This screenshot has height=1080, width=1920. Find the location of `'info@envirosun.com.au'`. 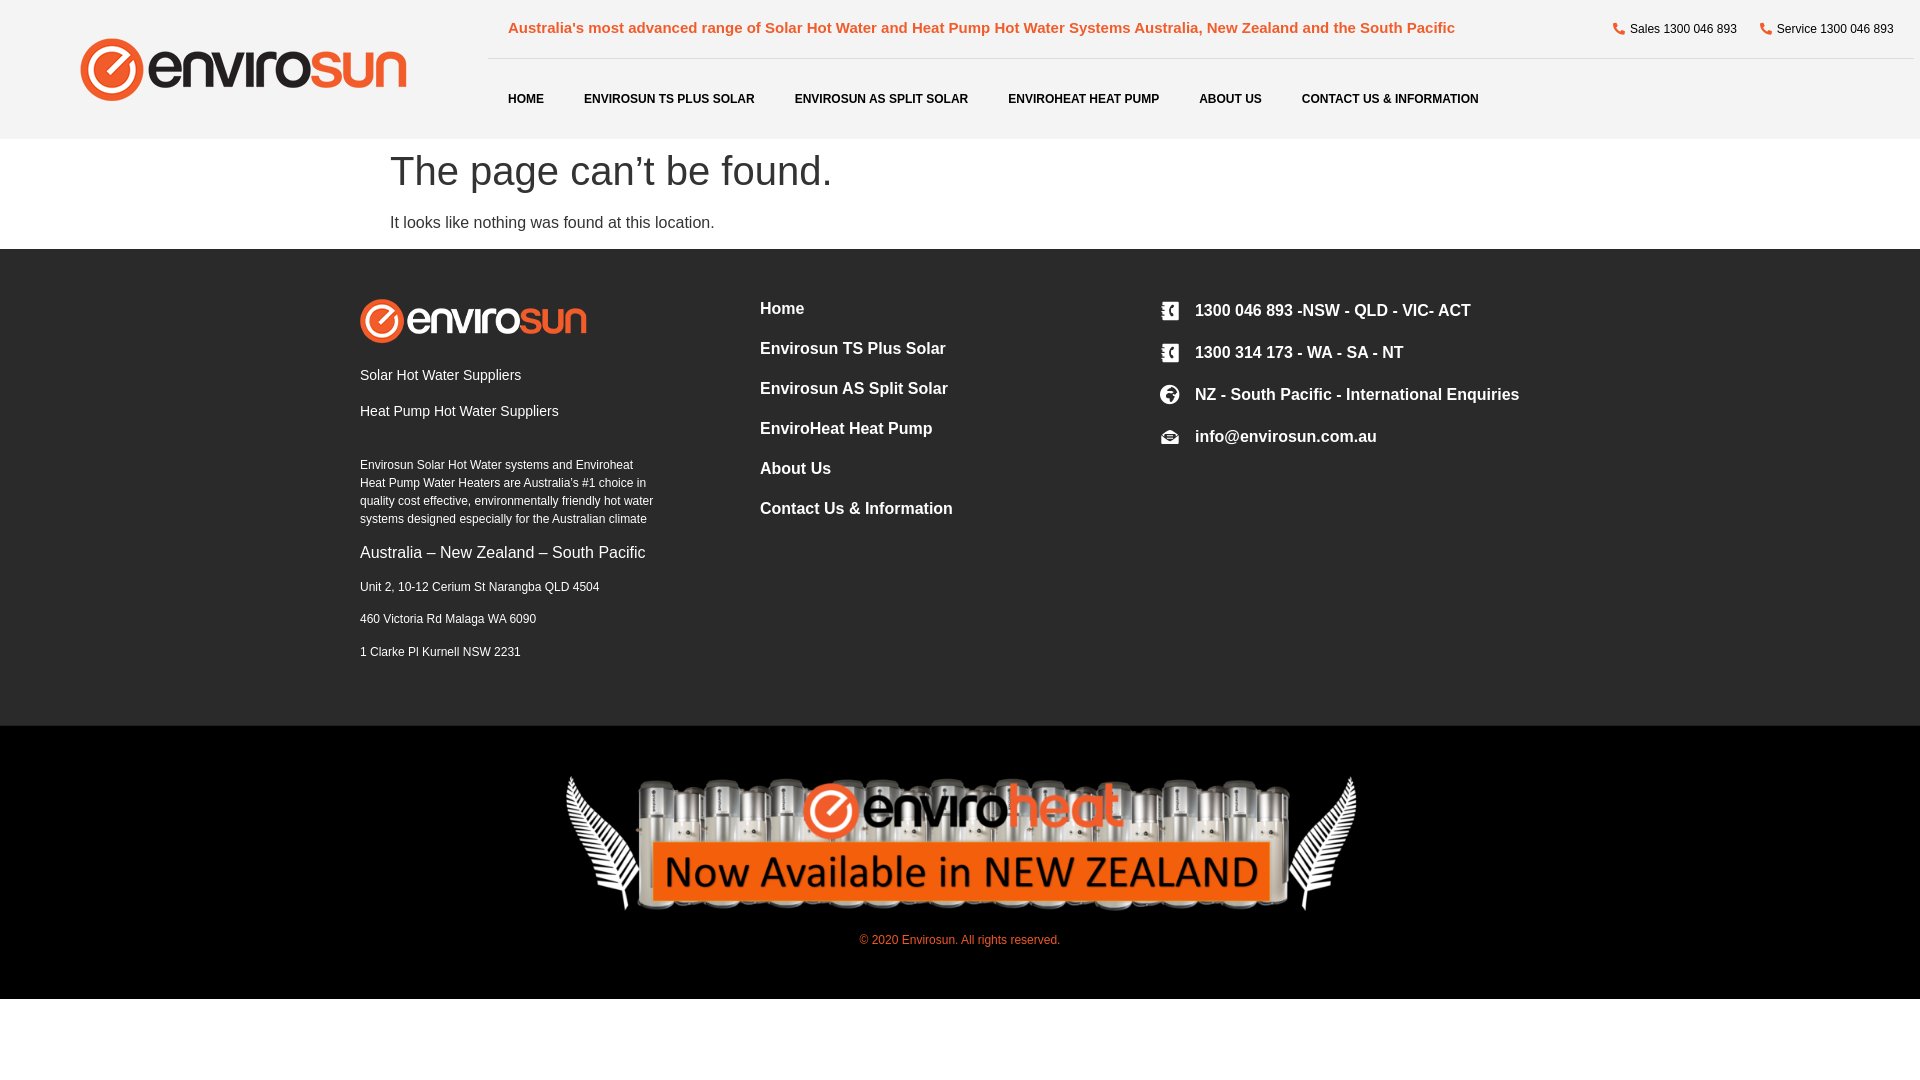

'info@envirosun.com.au' is located at coordinates (1160, 435).